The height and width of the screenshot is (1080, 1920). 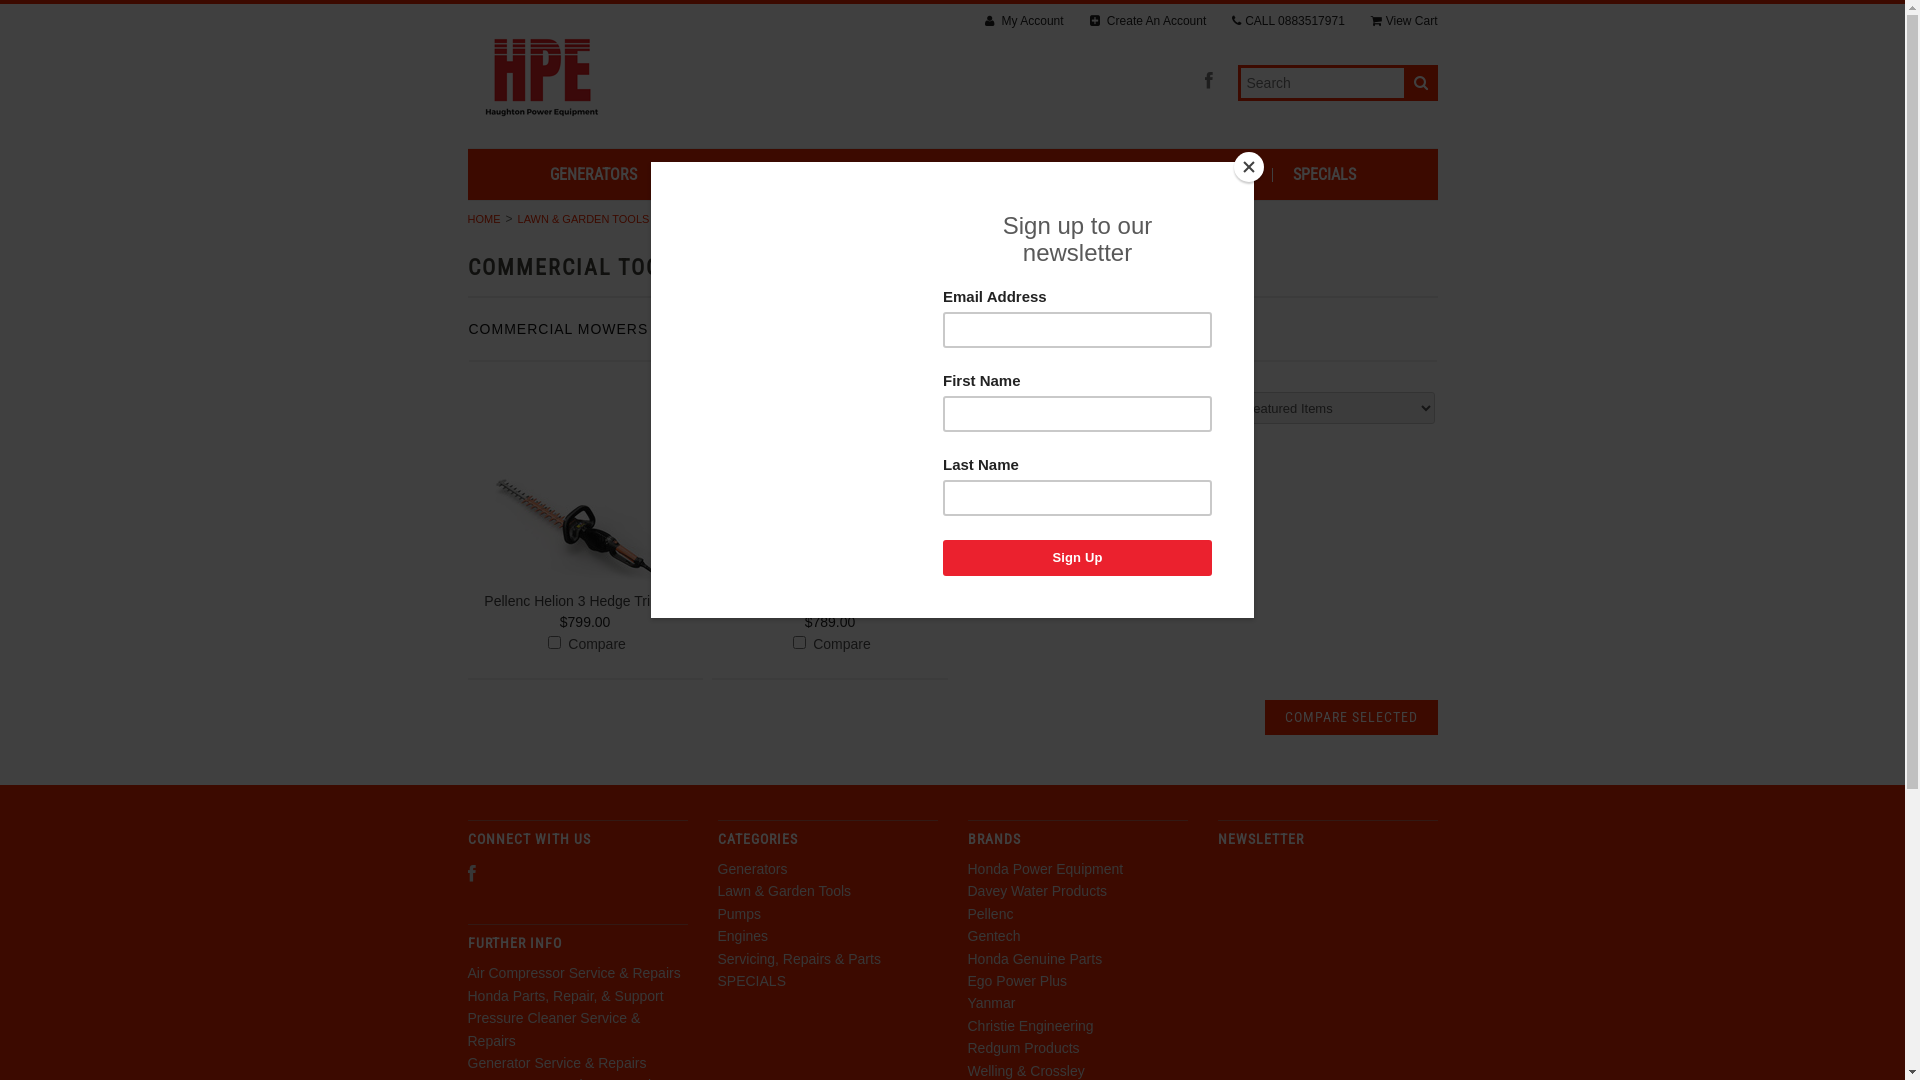 I want to click on 'Welling & Crossley', so click(x=1026, y=1070).